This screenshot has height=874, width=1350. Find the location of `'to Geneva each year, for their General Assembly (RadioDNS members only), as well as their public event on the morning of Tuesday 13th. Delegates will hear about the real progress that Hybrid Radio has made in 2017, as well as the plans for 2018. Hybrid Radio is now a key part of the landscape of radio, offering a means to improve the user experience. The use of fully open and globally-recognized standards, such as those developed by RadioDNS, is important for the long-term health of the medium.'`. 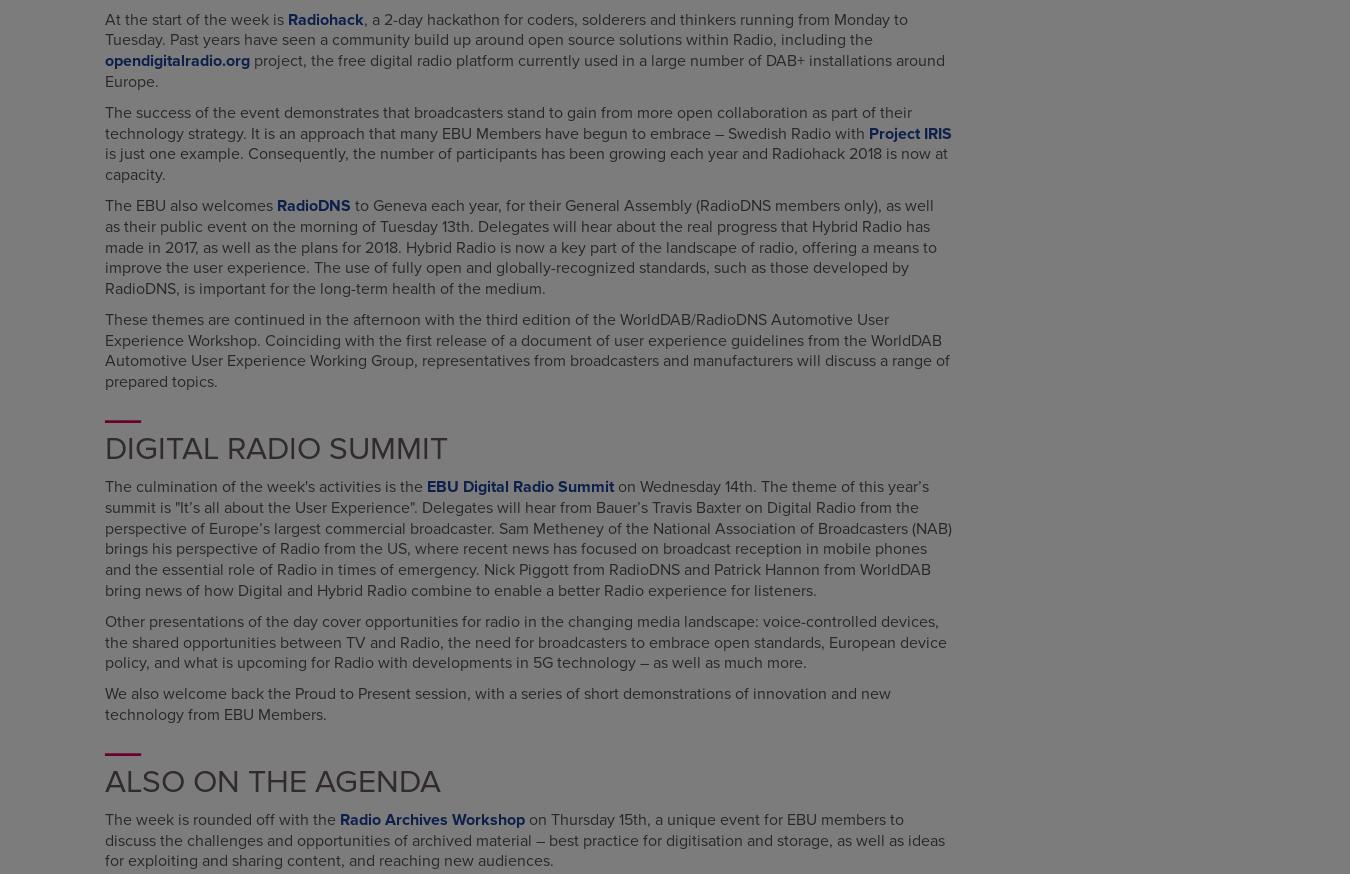

'to Geneva each year, for their General Assembly (RadioDNS members only), as well as their public event on the morning of Tuesday 13th. Delegates will hear about the real progress that Hybrid Radio has made in 2017, as well as the plans for 2018. Hybrid Radio is now a key part of the landscape of radio, offering a means to improve the user experience. The use of fully open and globally-recognized standards, such as those developed by RadioDNS, is important for the long-term health of the medium.' is located at coordinates (519, 246).